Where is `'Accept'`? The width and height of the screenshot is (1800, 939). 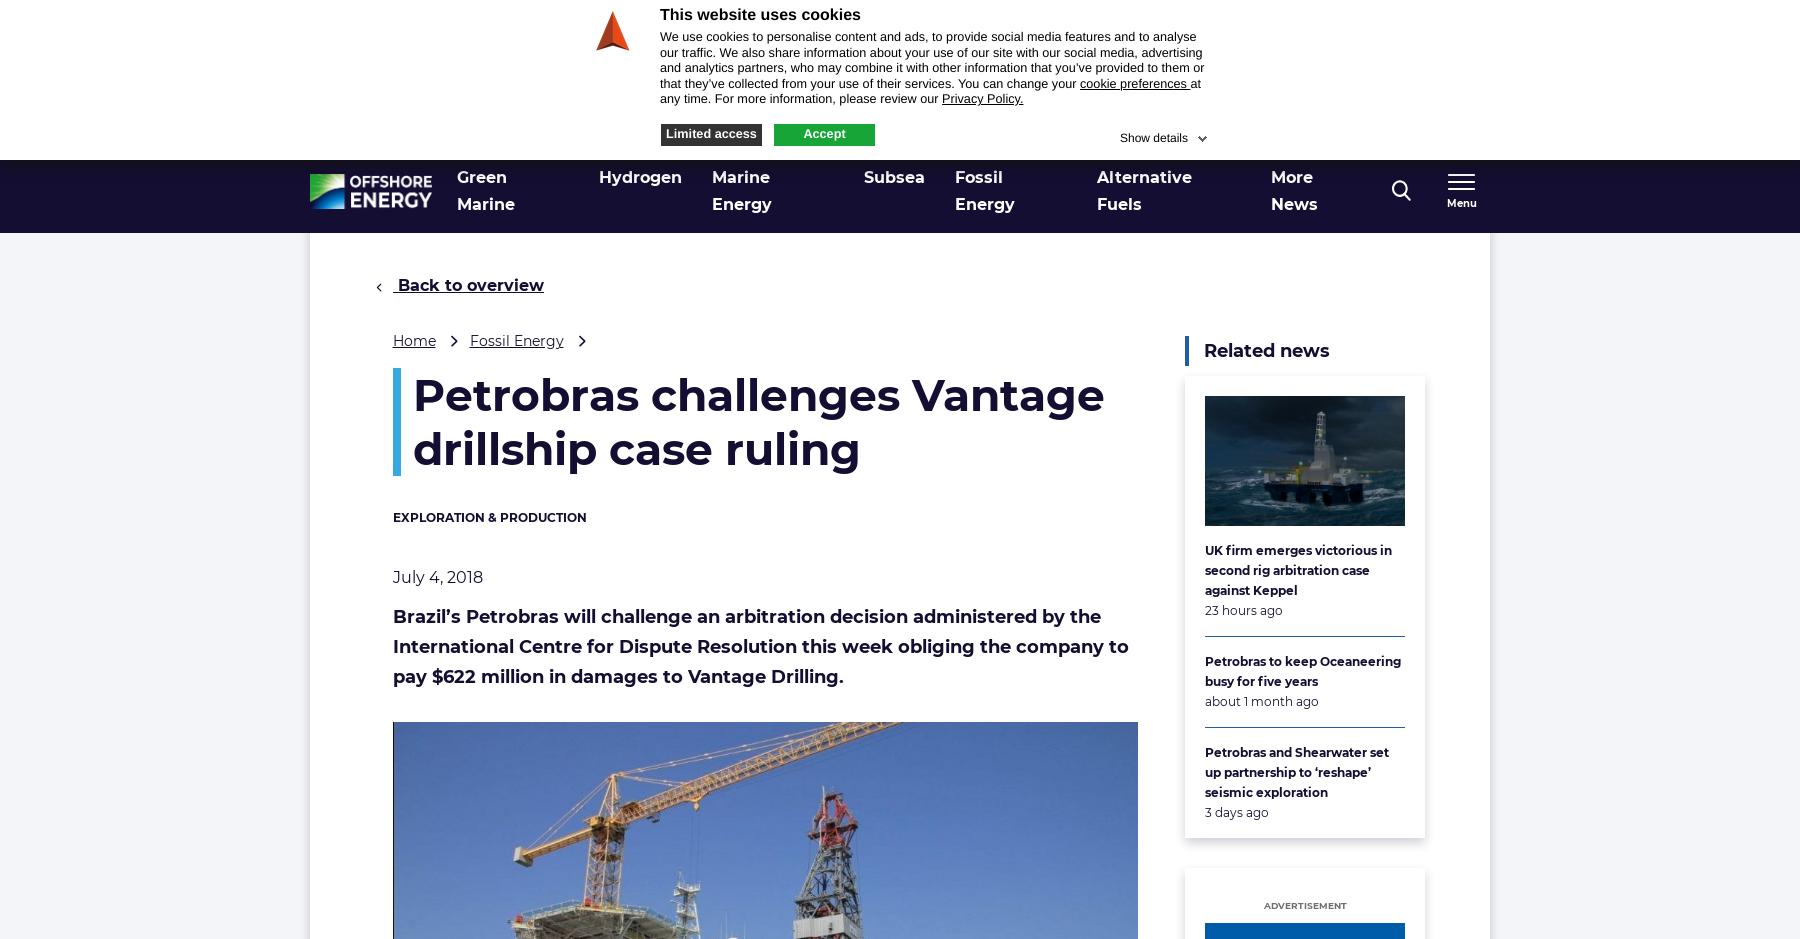
'Accept' is located at coordinates (802, 131).